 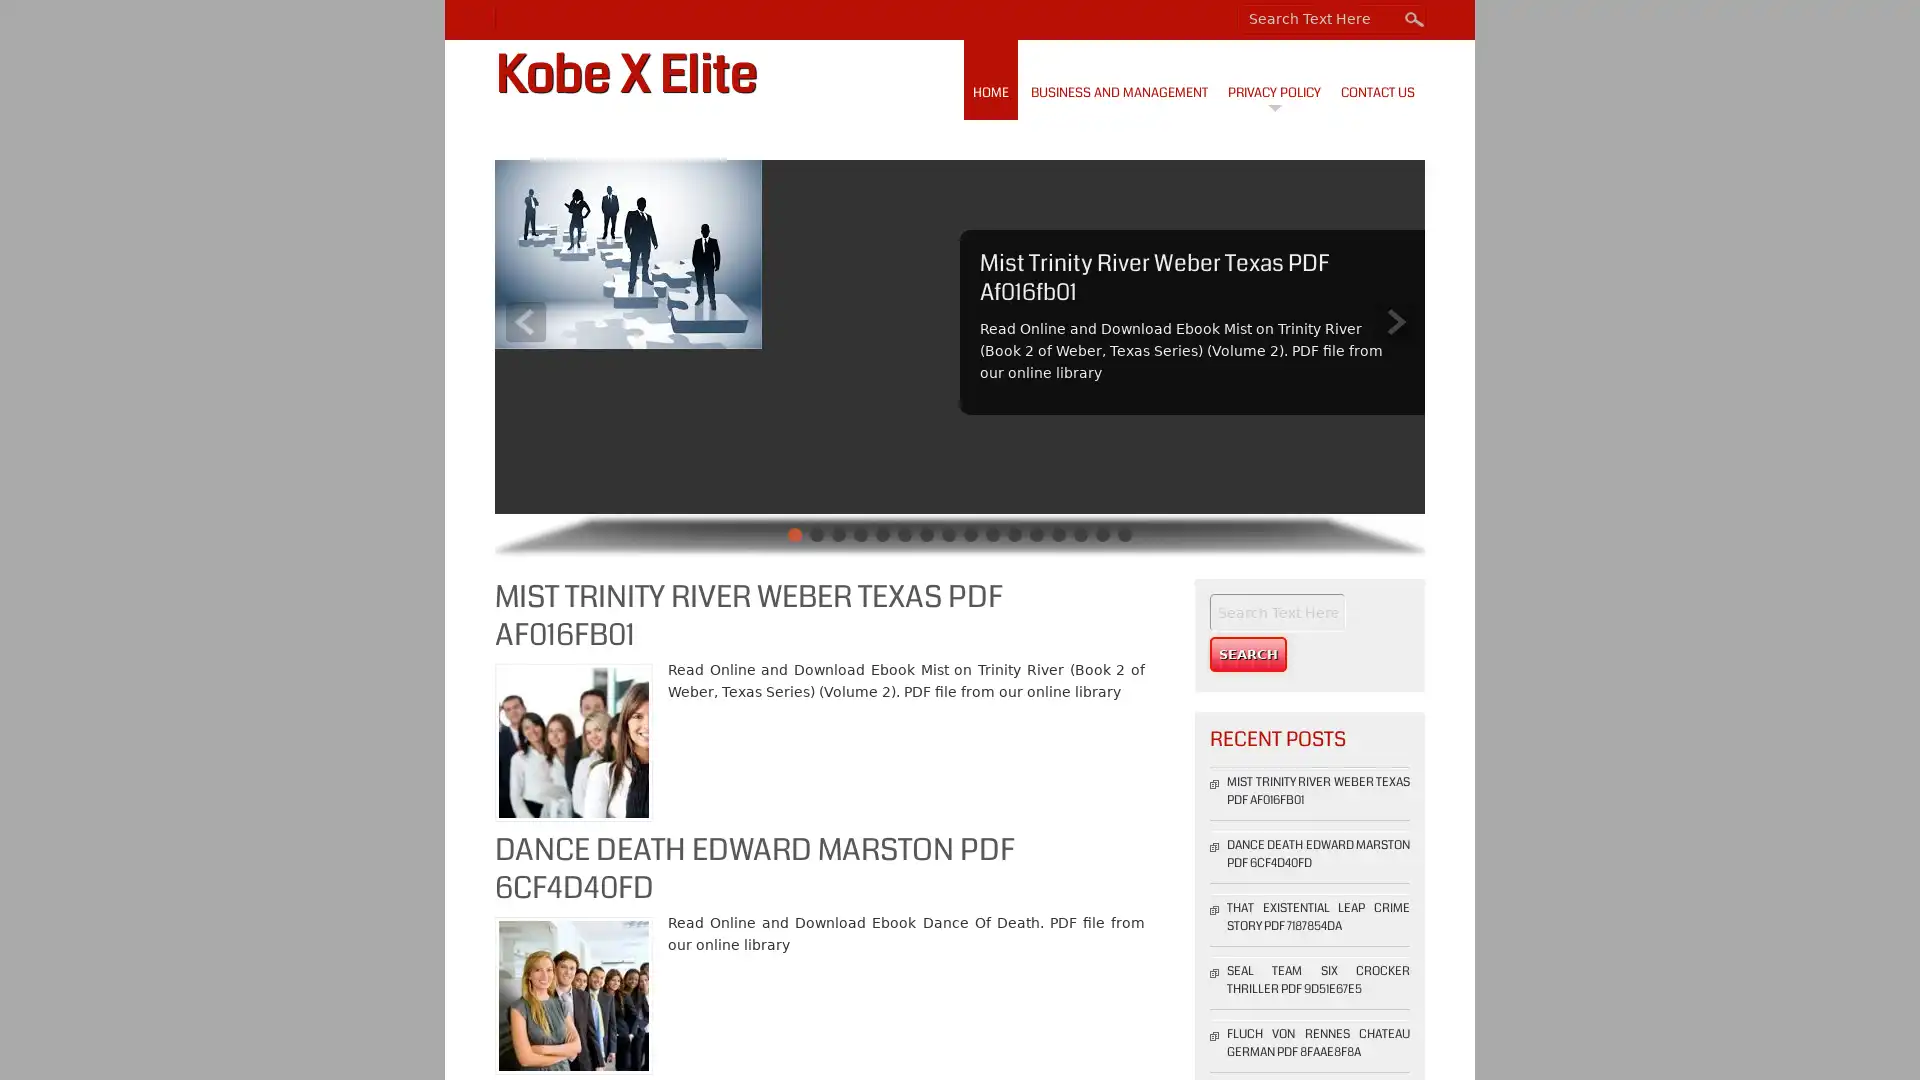 What do you see at coordinates (1247, 654) in the screenshot?
I see `Search` at bounding box center [1247, 654].